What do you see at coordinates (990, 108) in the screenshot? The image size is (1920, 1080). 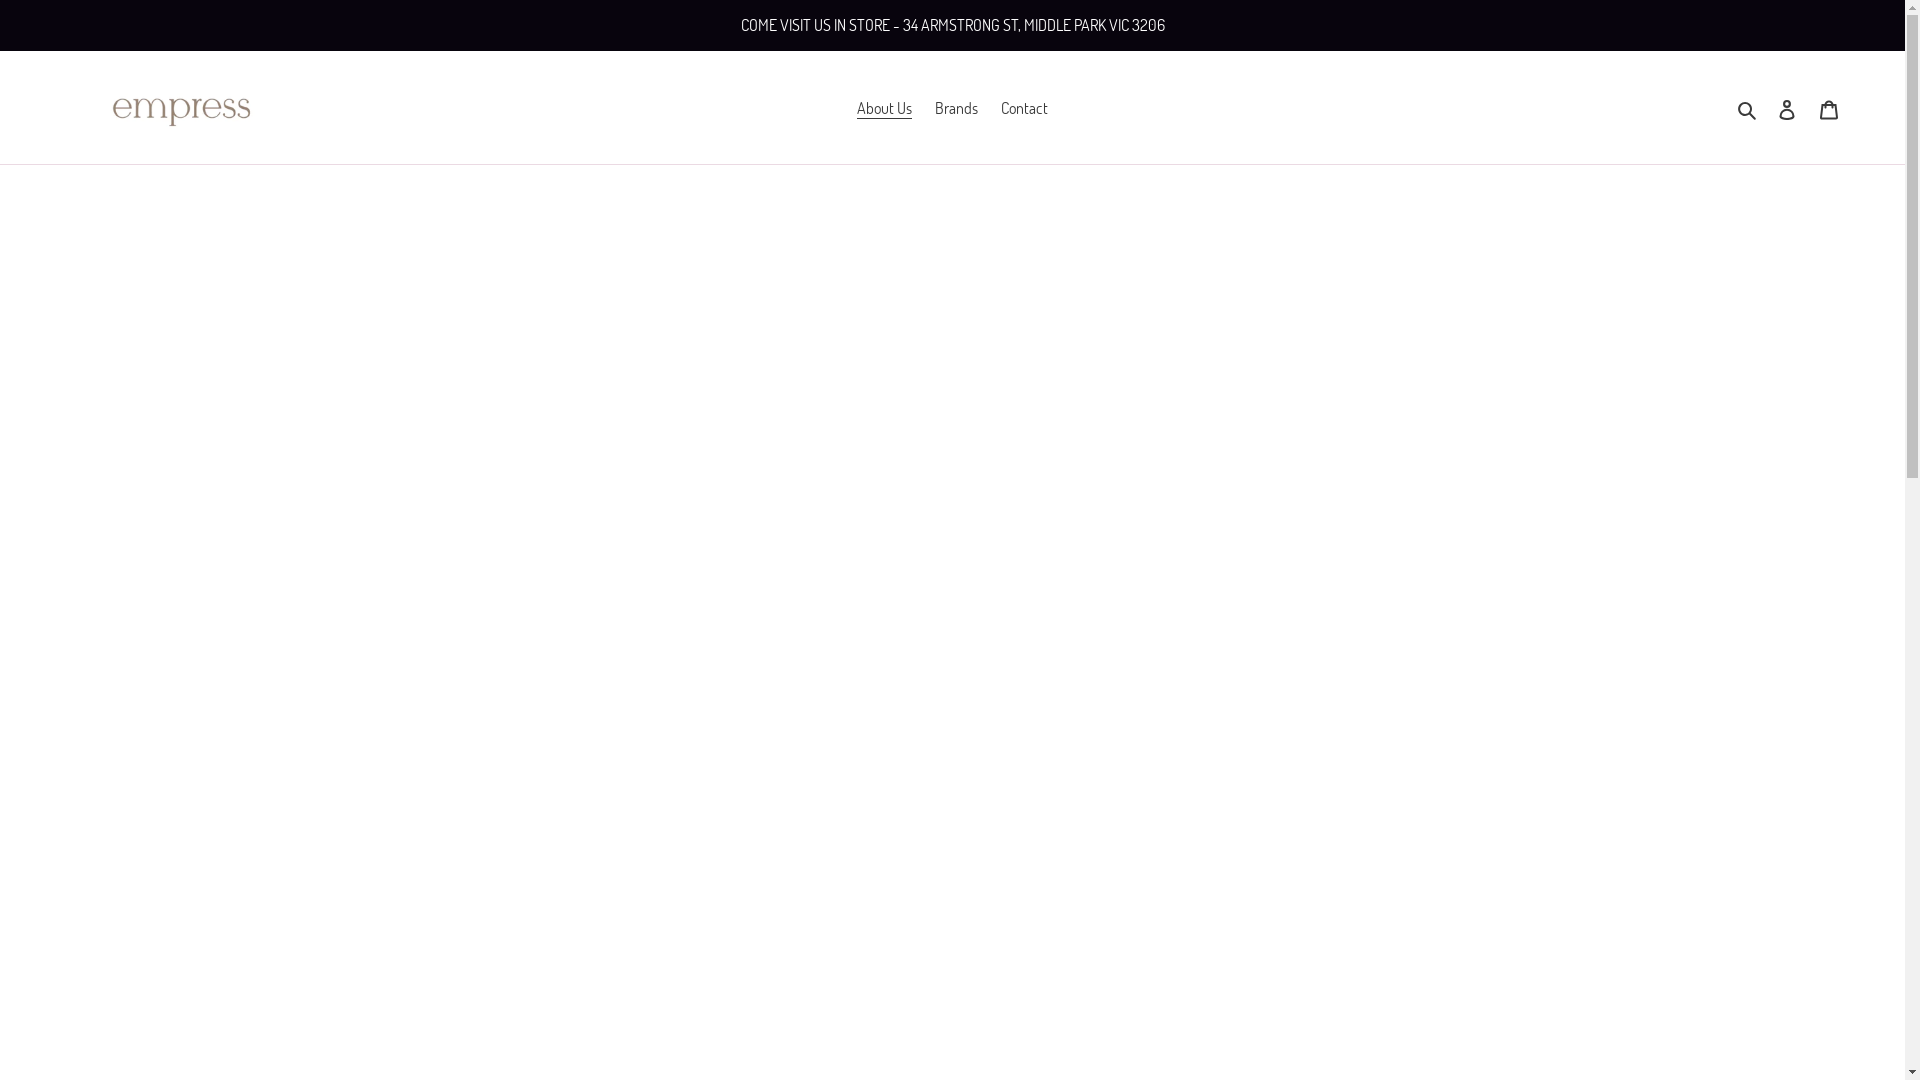 I see `'Contact'` at bounding box center [990, 108].